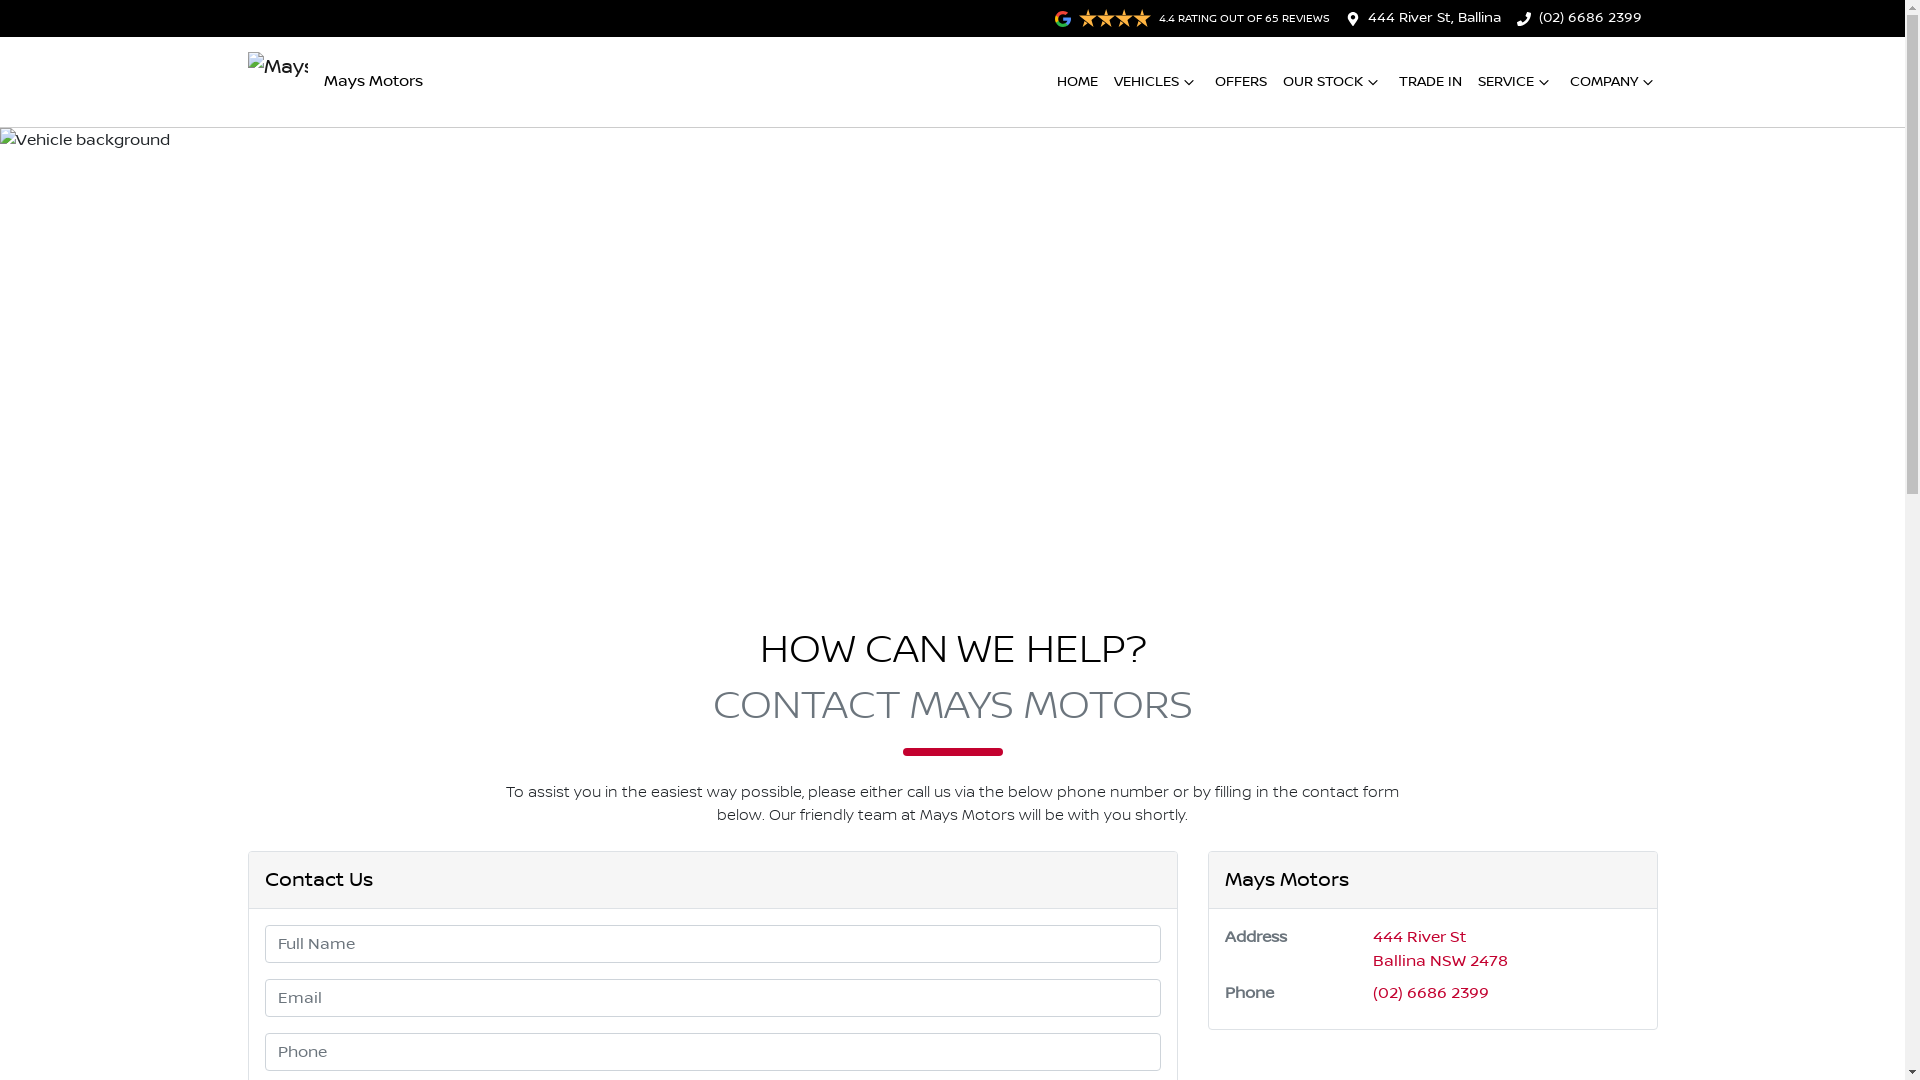 The height and width of the screenshot is (1080, 1920). What do you see at coordinates (1433, 18) in the screenshot?
I see `'444 River St, Ballina'` at bounding box center [1433, 18].